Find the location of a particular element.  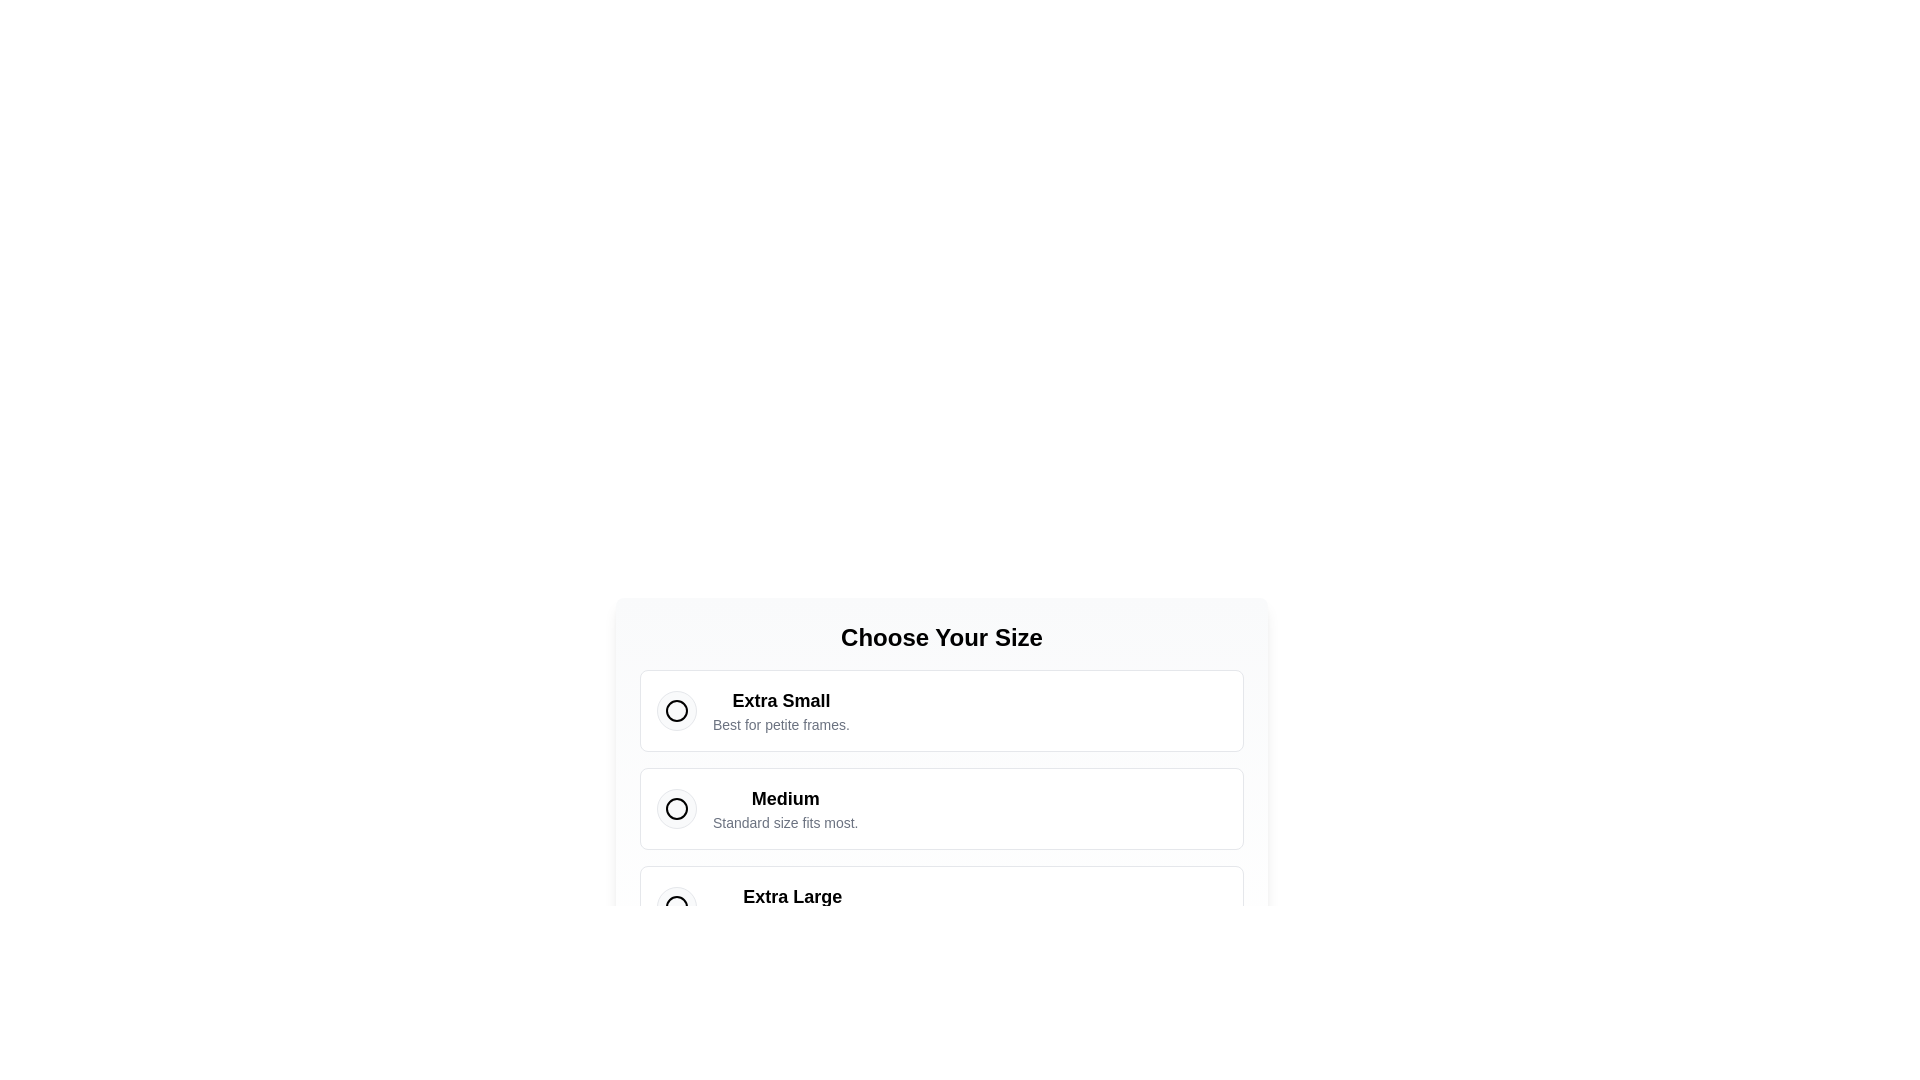

the graphical icon or indicator that represents a currently selected item, positioned first in a vertical list to the left of the text 'Extra Small' is located at coordinates (676, 709).